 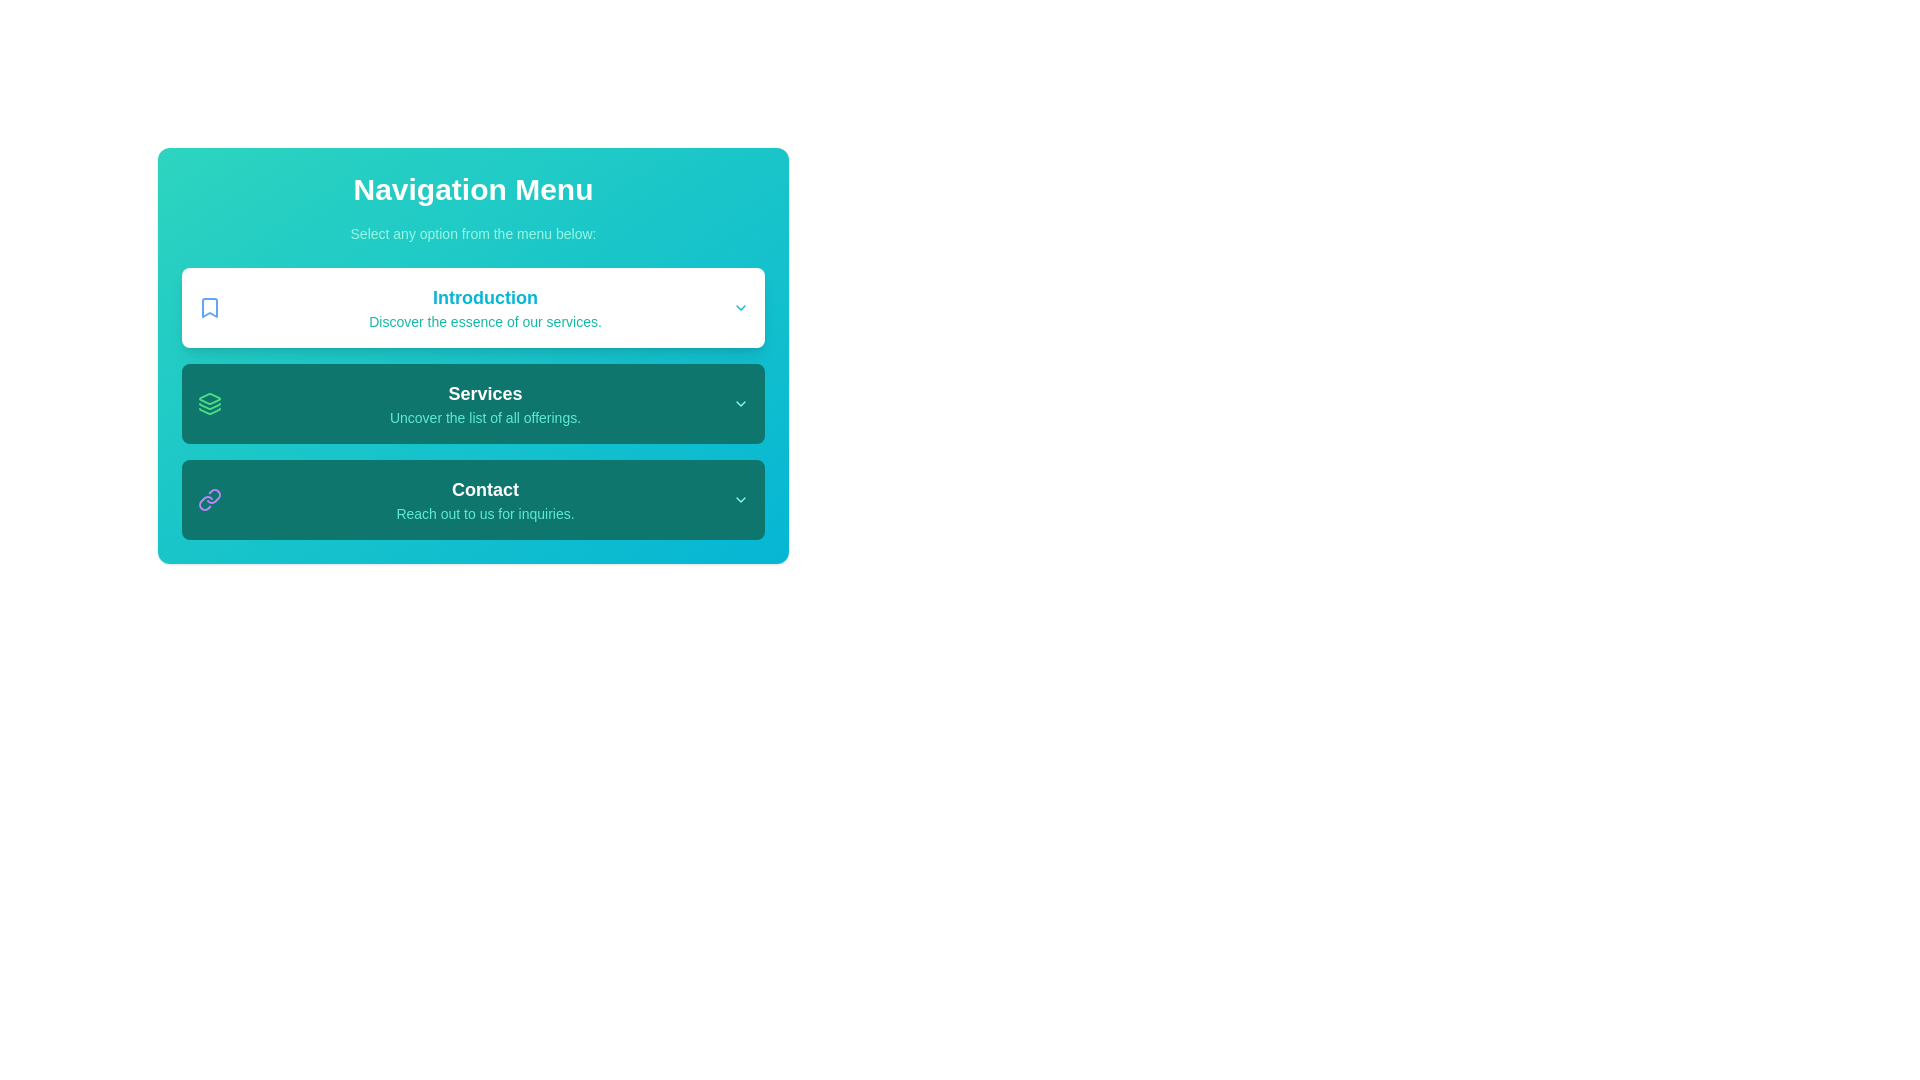 I want to click on the static header text label located at the upper part of the interface with a gradient teal-to-cyan background, which serves as the title for the menu or section, so click(x=472, y=189).